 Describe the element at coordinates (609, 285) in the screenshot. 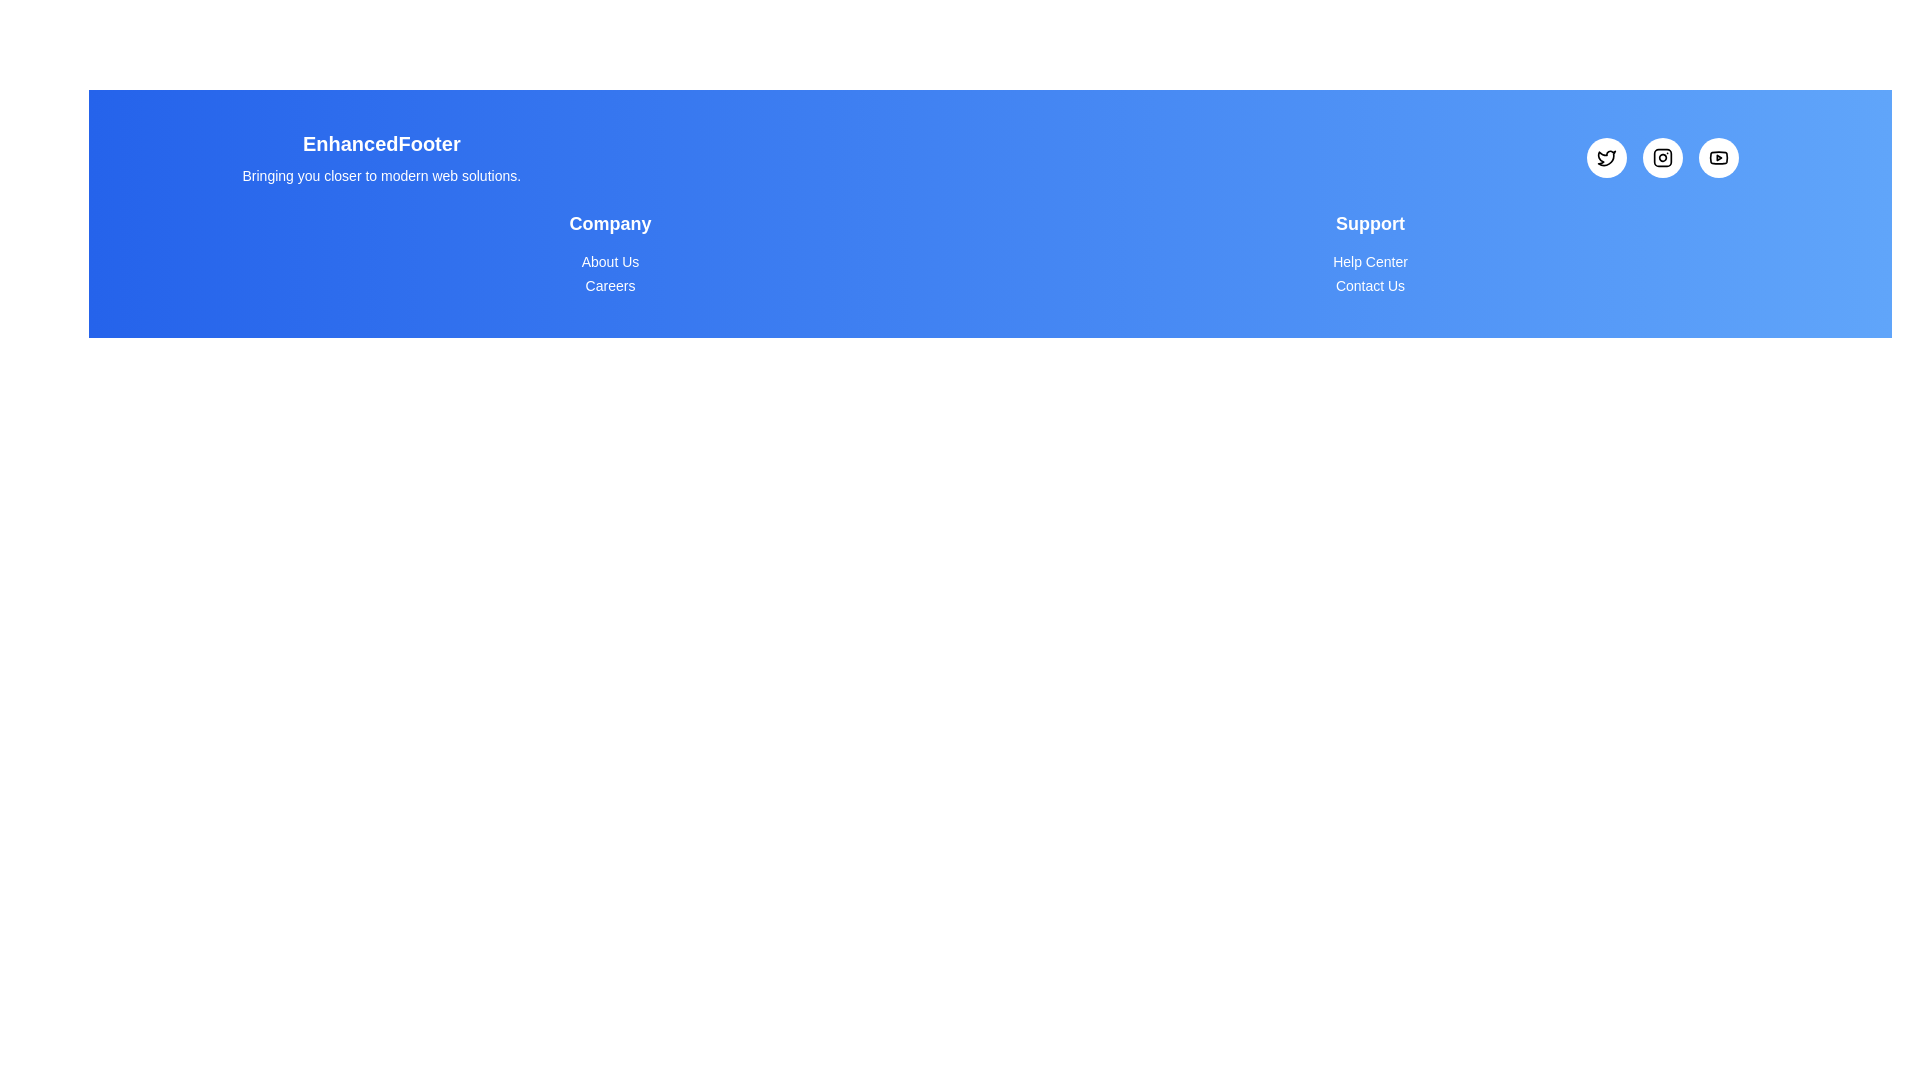

I see `the 'Careers' hyperlink located in the 'Company' section of the footer` at that location.